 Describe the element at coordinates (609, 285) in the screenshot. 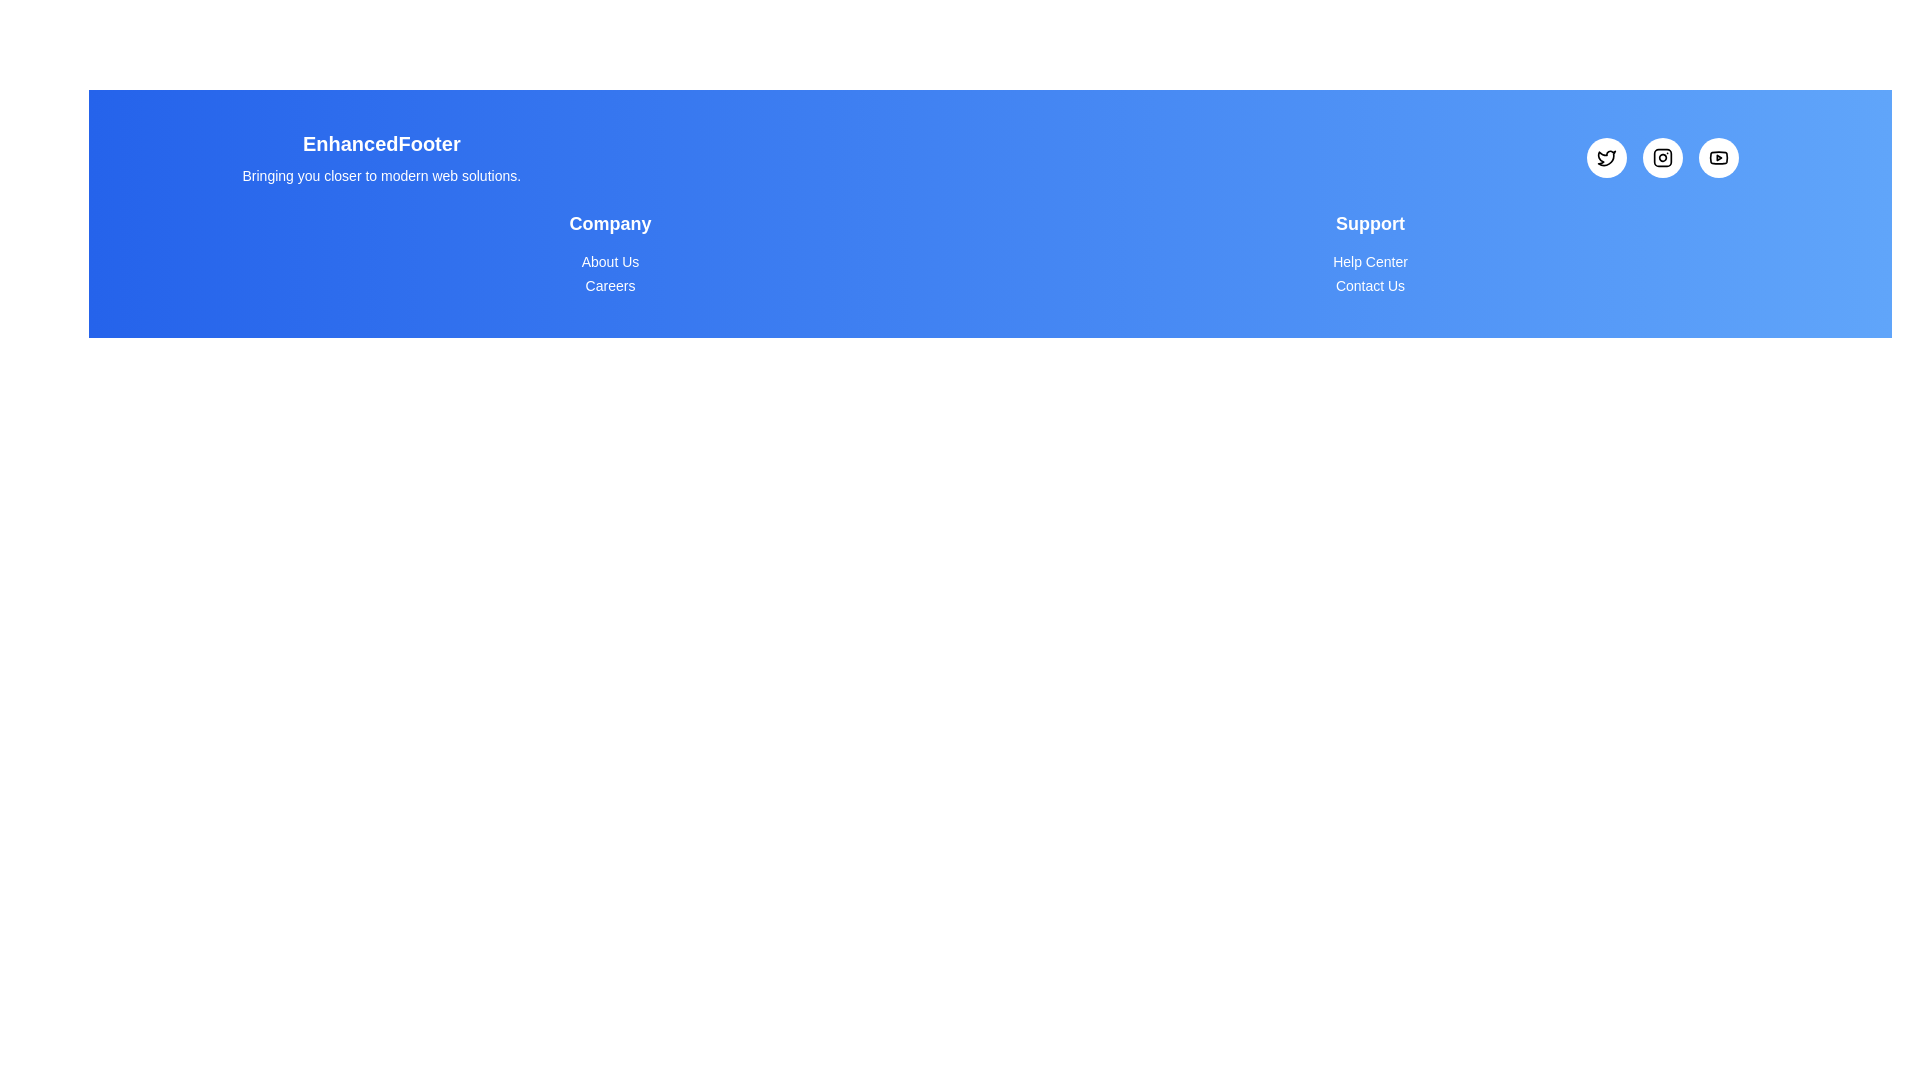

I see `the 'Careers' hyperlink located in the 'Company' section of the footer` at that location.